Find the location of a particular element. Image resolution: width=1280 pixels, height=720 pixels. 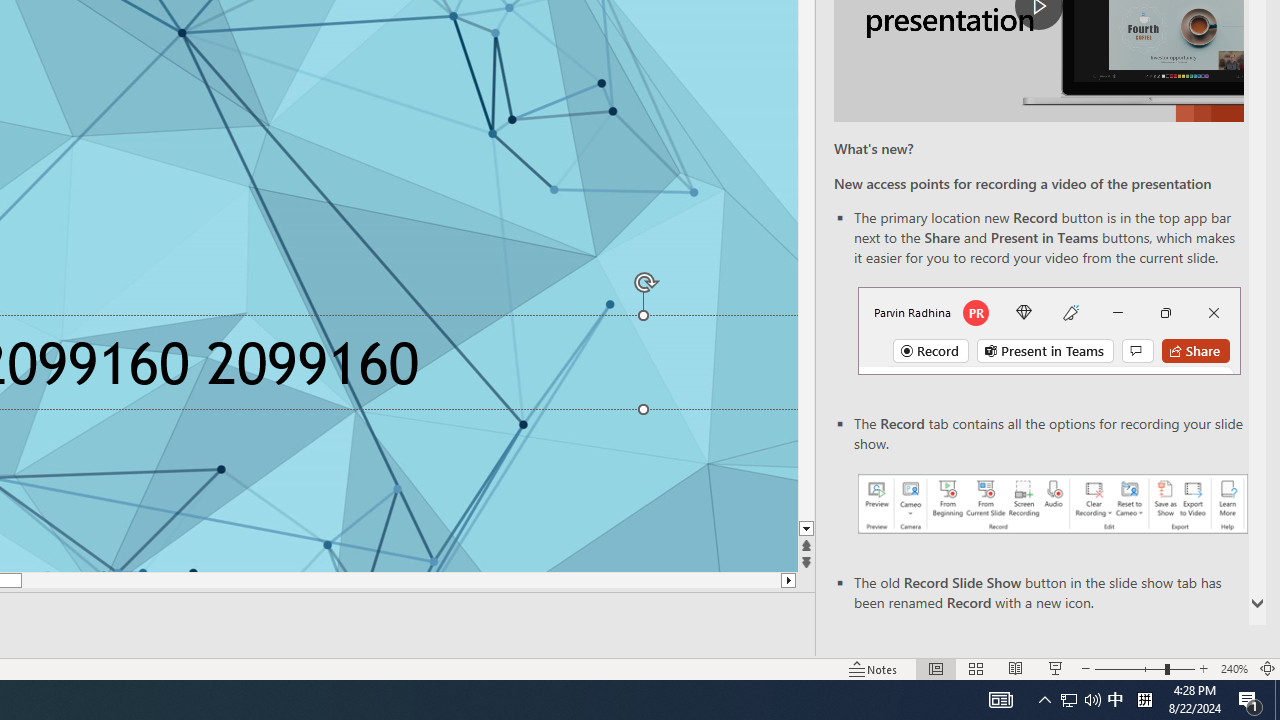

'Zoom to Fit ' is located at coordinates (1266, 669).